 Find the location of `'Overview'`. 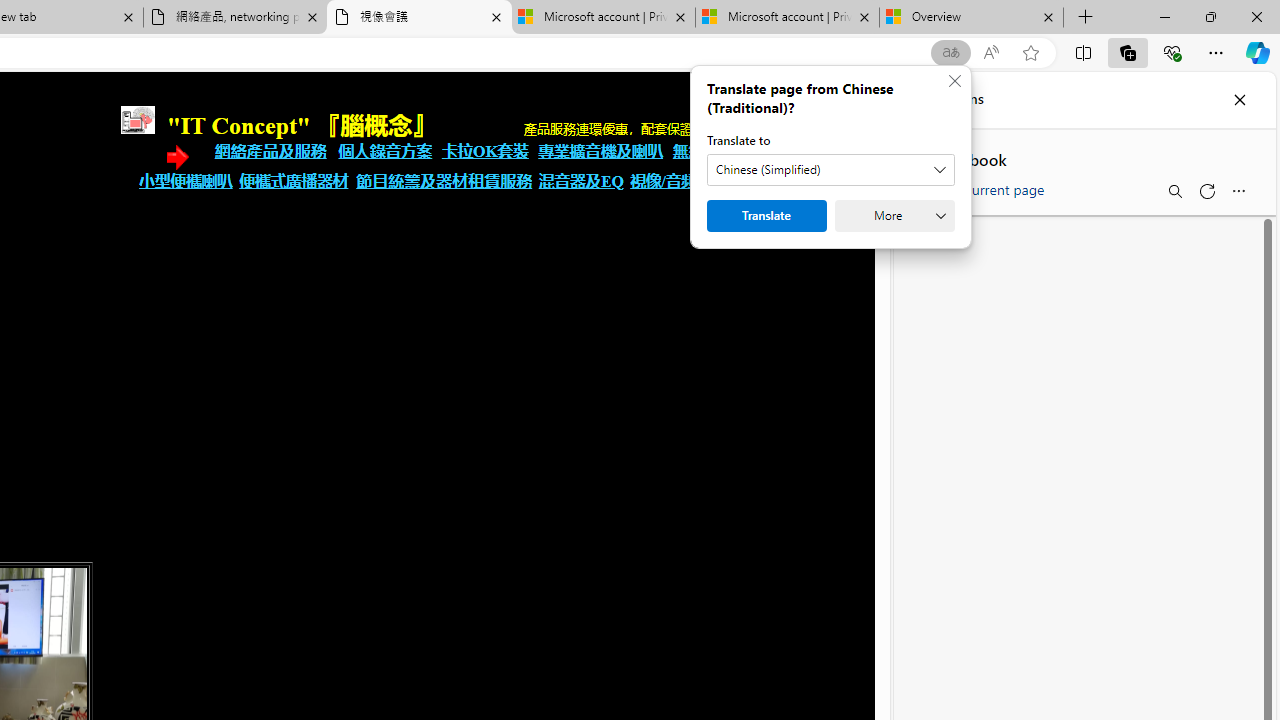

'Overview' is located at coordinates (971, 17).